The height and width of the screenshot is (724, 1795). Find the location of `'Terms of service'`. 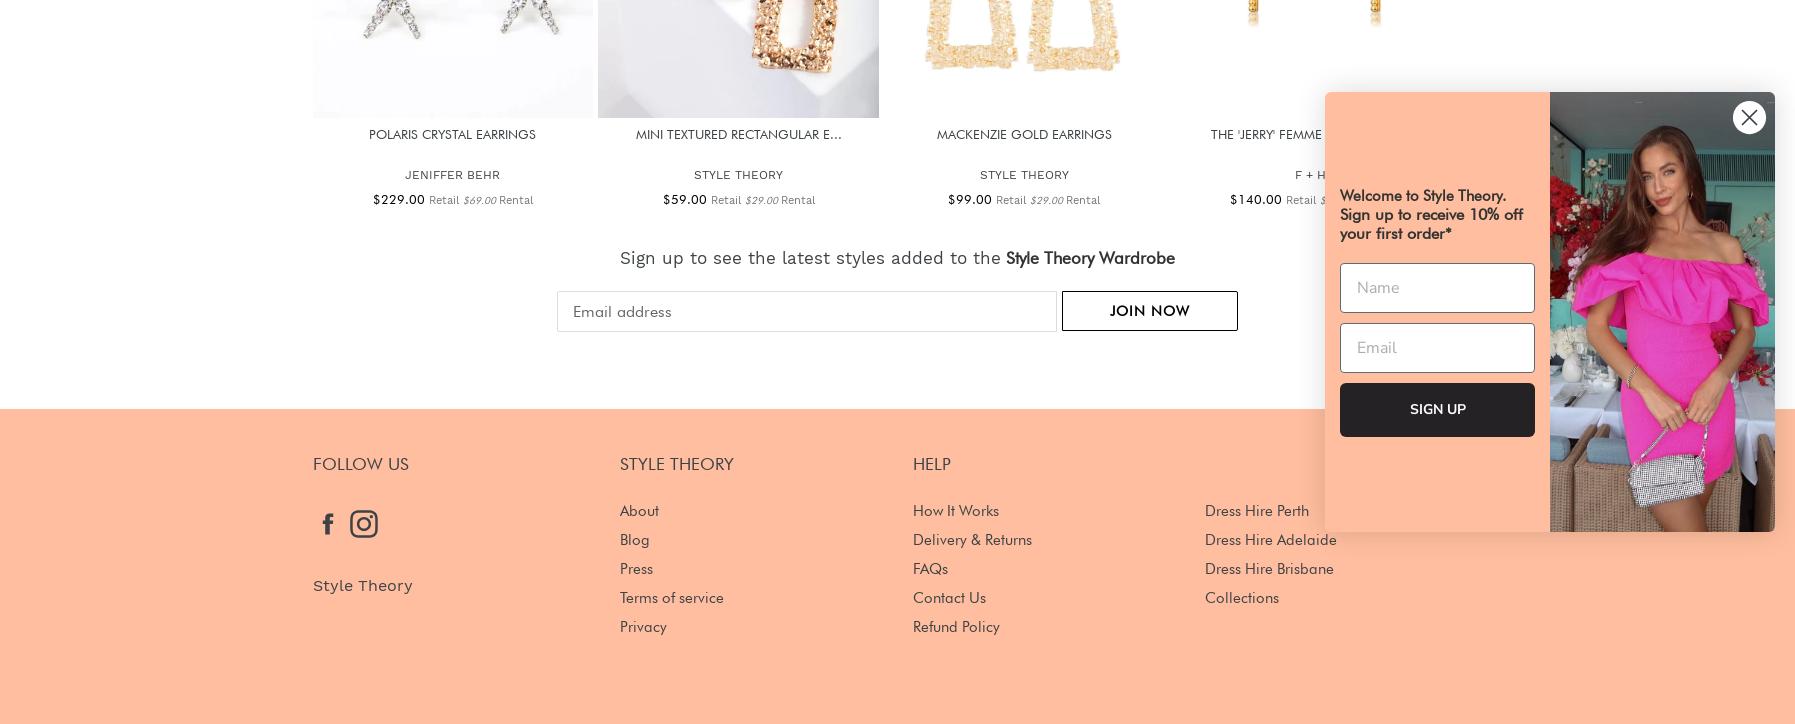

'Terms of service' is located at coordinates (671, 598).